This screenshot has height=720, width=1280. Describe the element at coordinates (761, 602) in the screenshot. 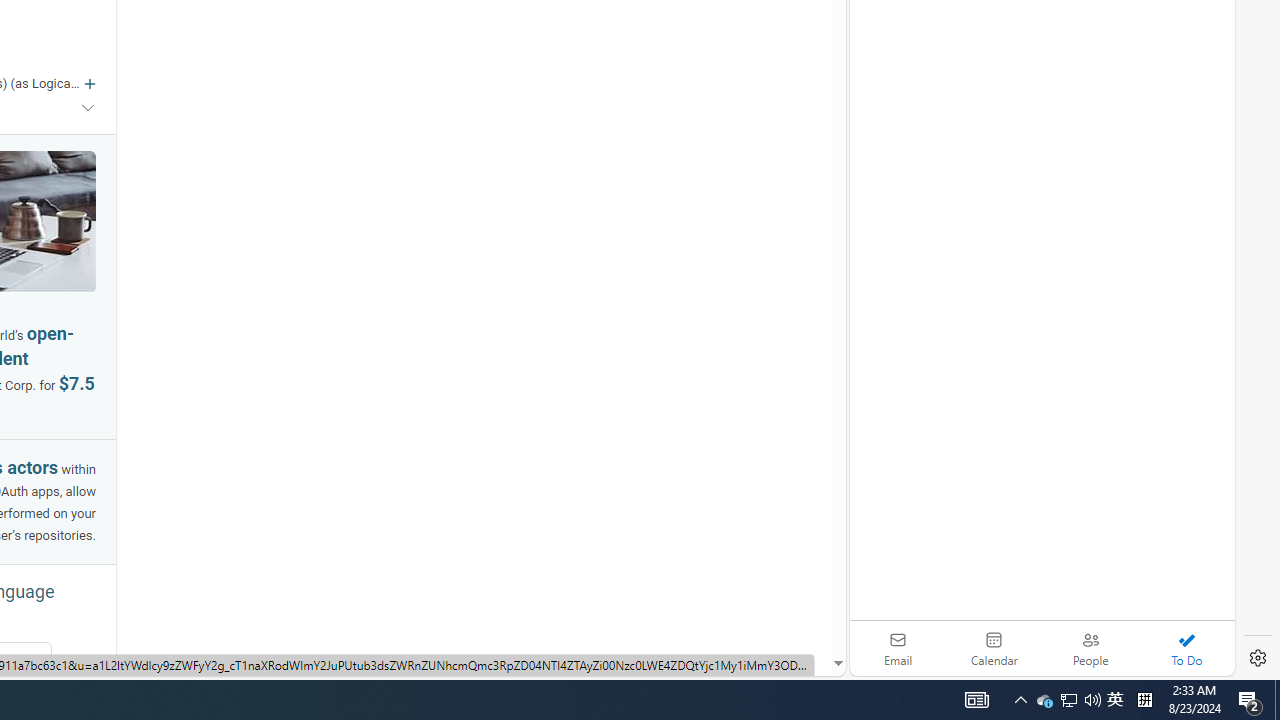

I see `'AutomationID: mfa_root'` at that location.